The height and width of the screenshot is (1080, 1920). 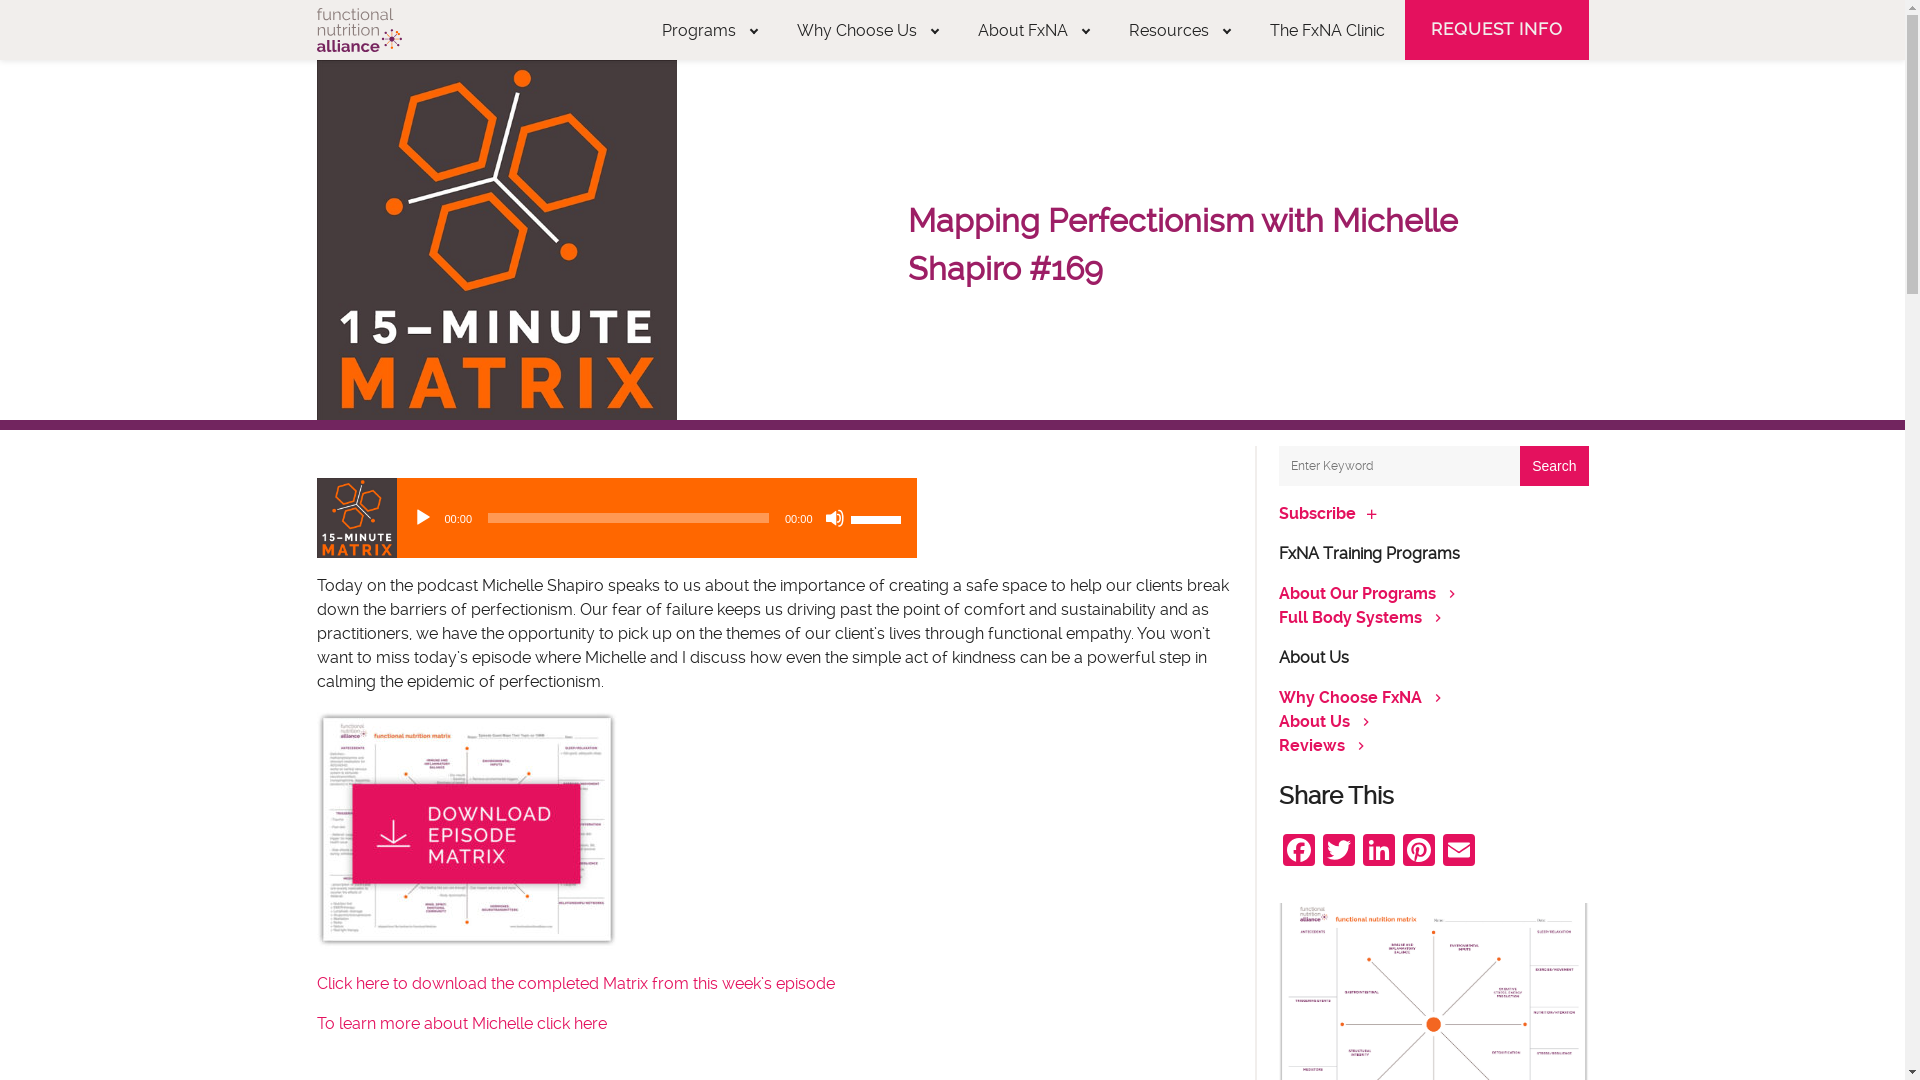 What do you see at coordinates (1033, 30) in the screenshot?
I see `'About FxNA'` at bounding box center [1033, 30].